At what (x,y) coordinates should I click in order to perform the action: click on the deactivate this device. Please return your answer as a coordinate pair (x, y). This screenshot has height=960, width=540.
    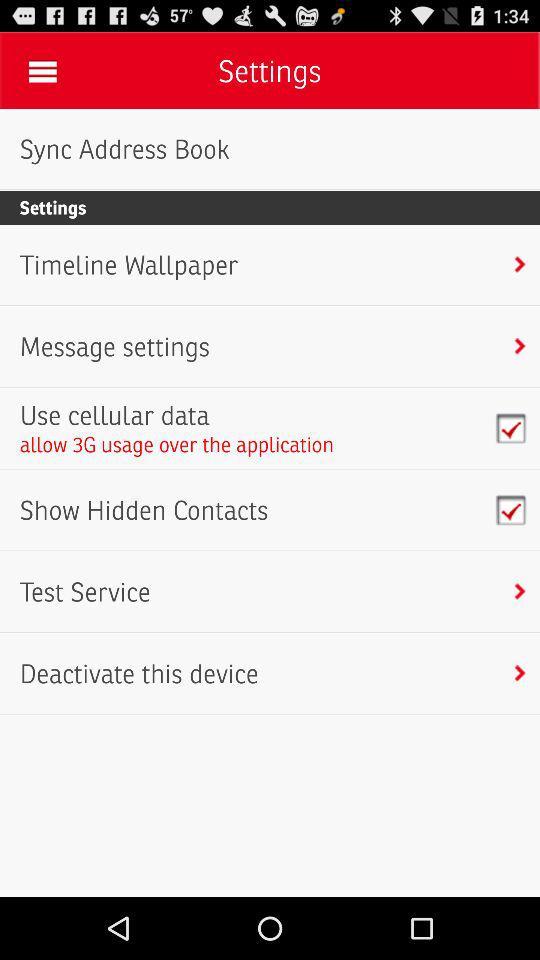
    Looking at the image, I should click on (138, 673).